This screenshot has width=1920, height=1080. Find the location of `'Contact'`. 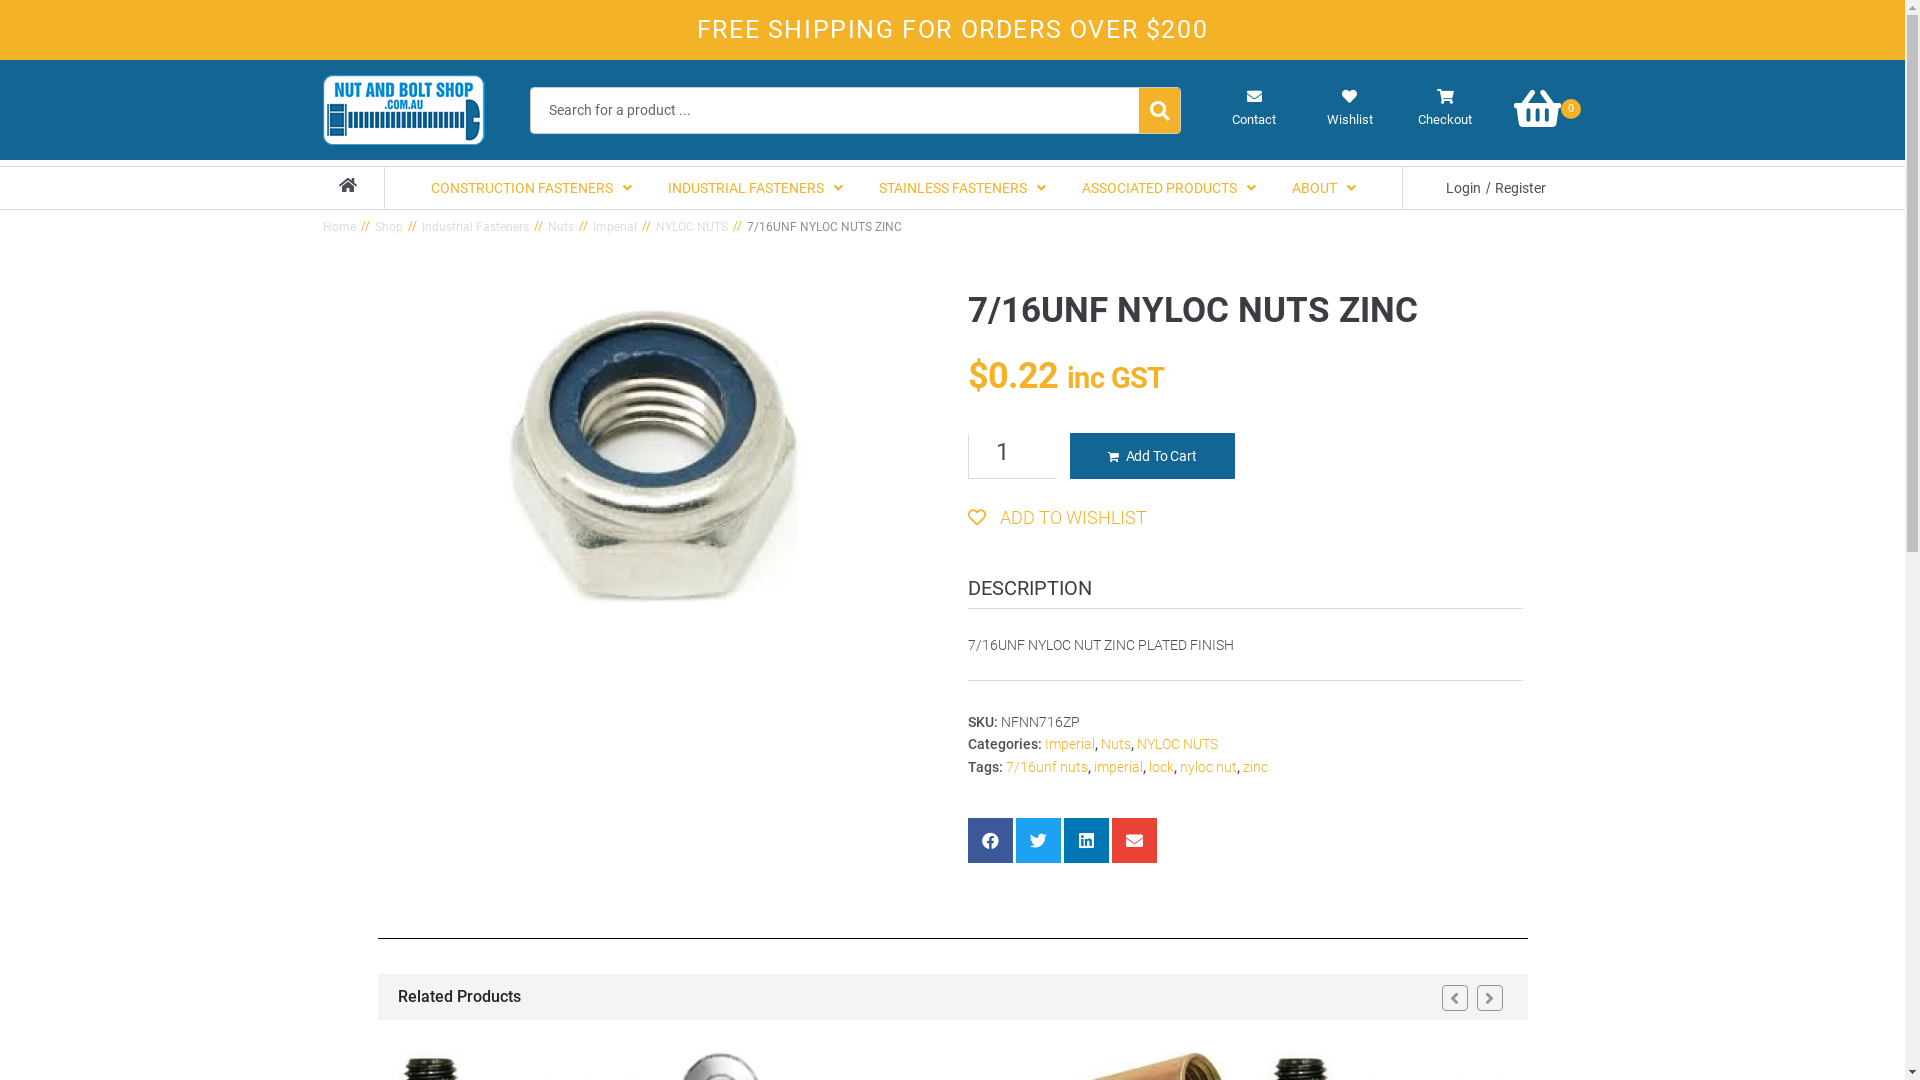

'Contact' is located at coordinates (1253, 108).